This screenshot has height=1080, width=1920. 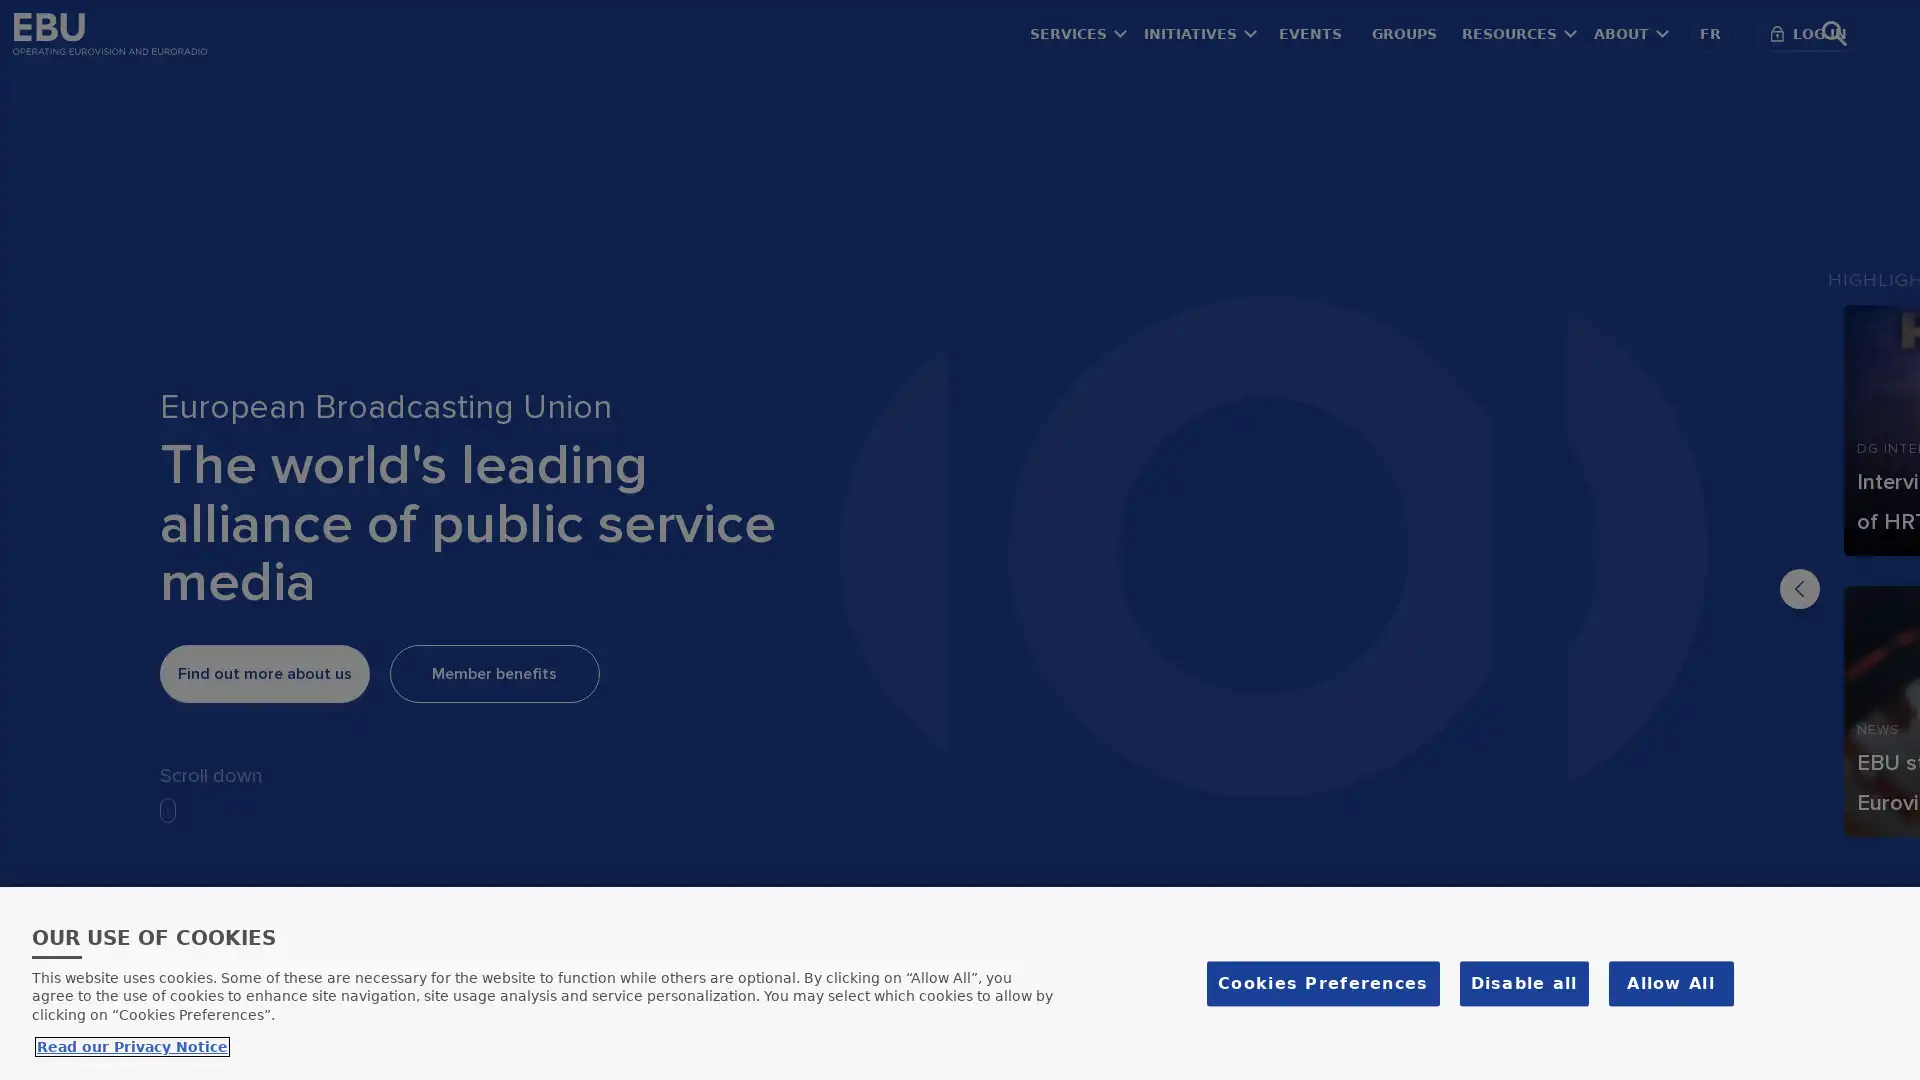 What do you see at coordinates (1323, 982) in the screenshot?
I see `Cookies Preferences` at bounding box center [1323, 982].